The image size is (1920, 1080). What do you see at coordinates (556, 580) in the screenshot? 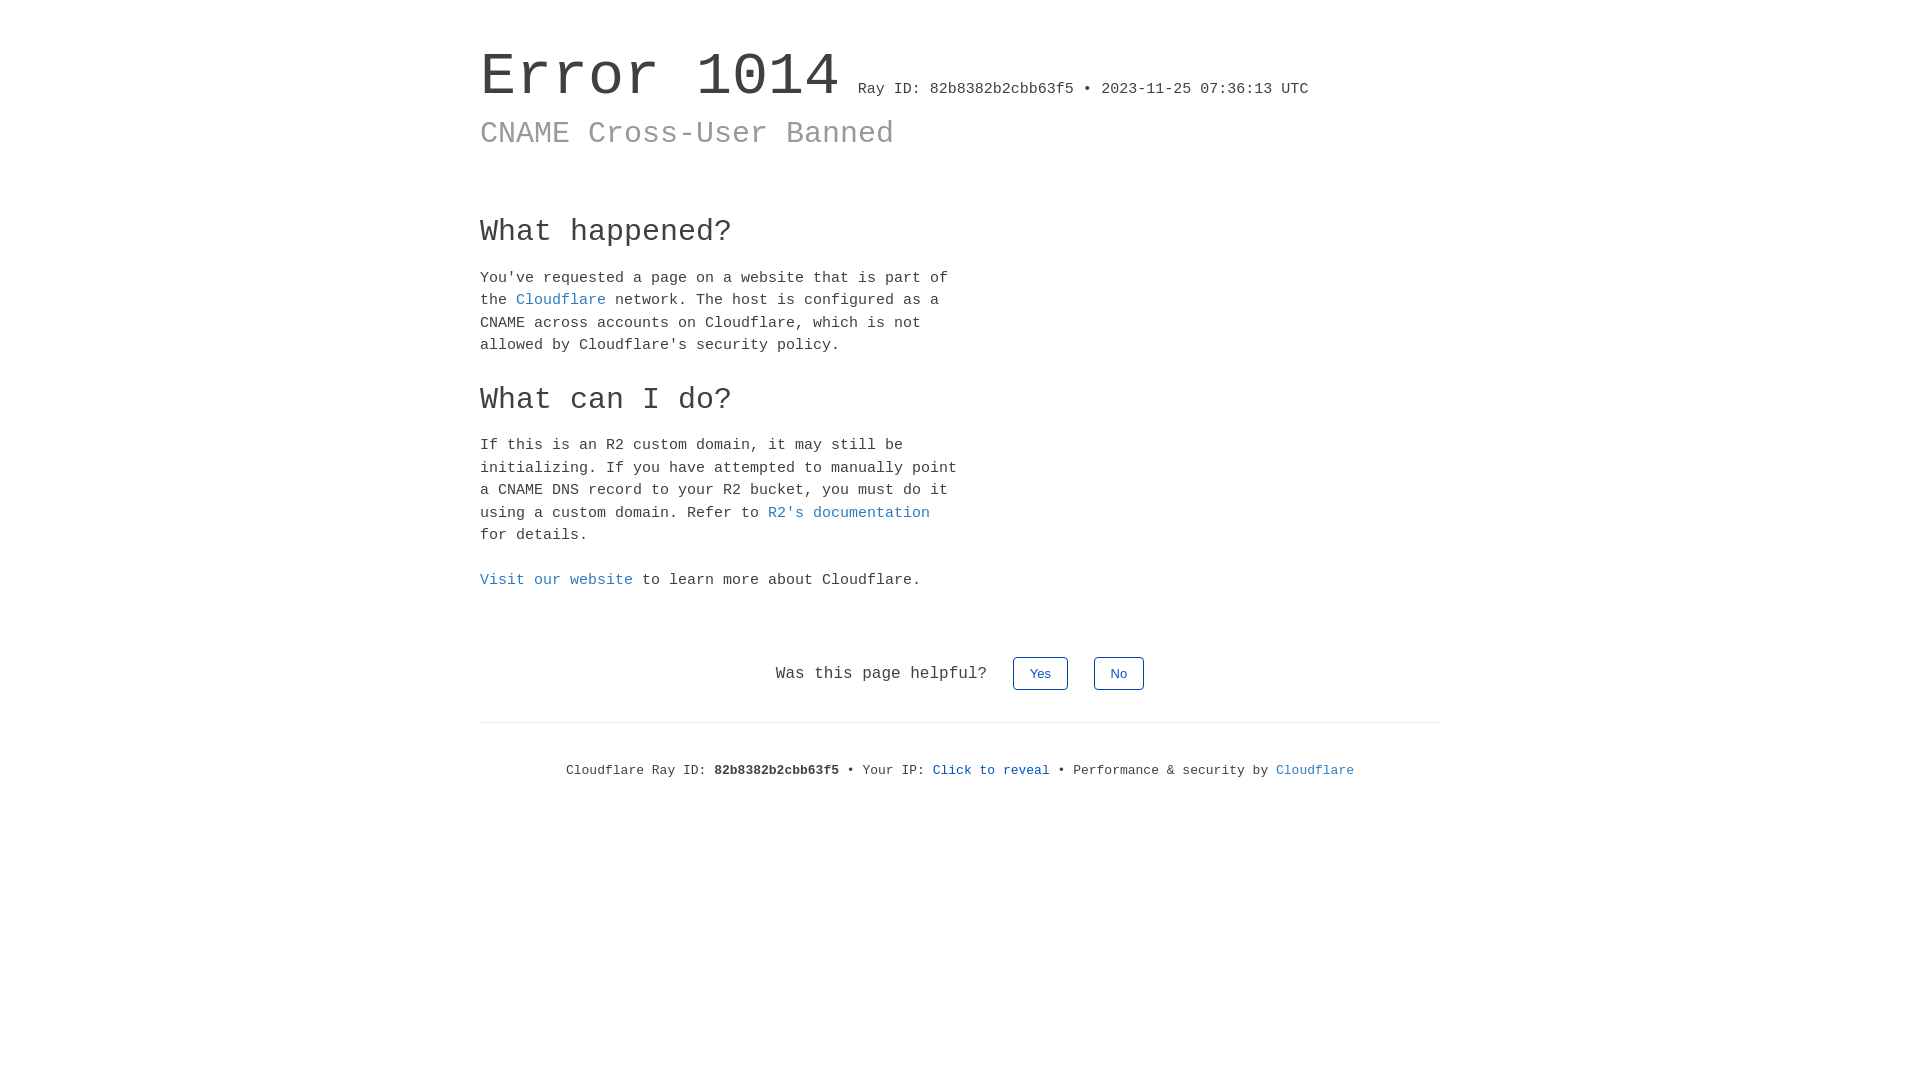
I see `'Visit our website'` at bounding box center [556, 580].